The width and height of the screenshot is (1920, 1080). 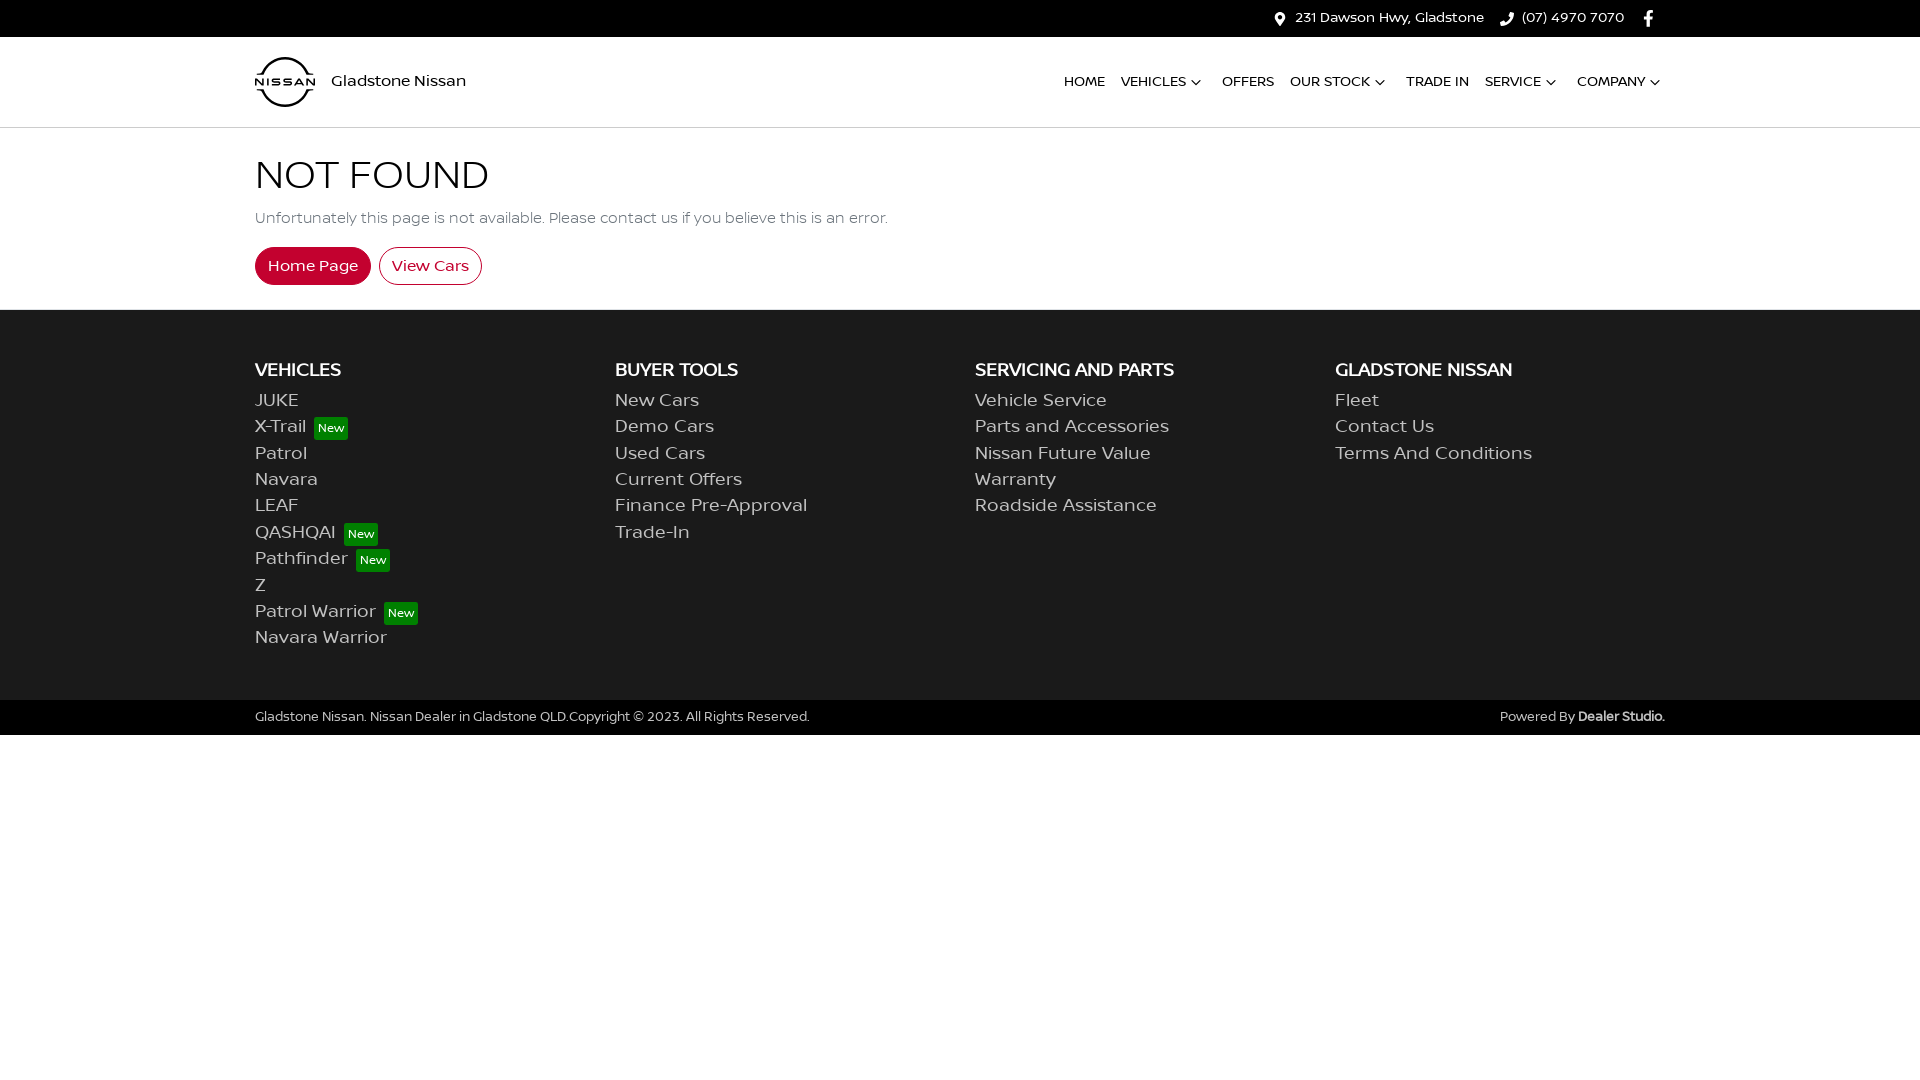 I want to click on 'Dealer Studio.', so click(x=1621, y=716).